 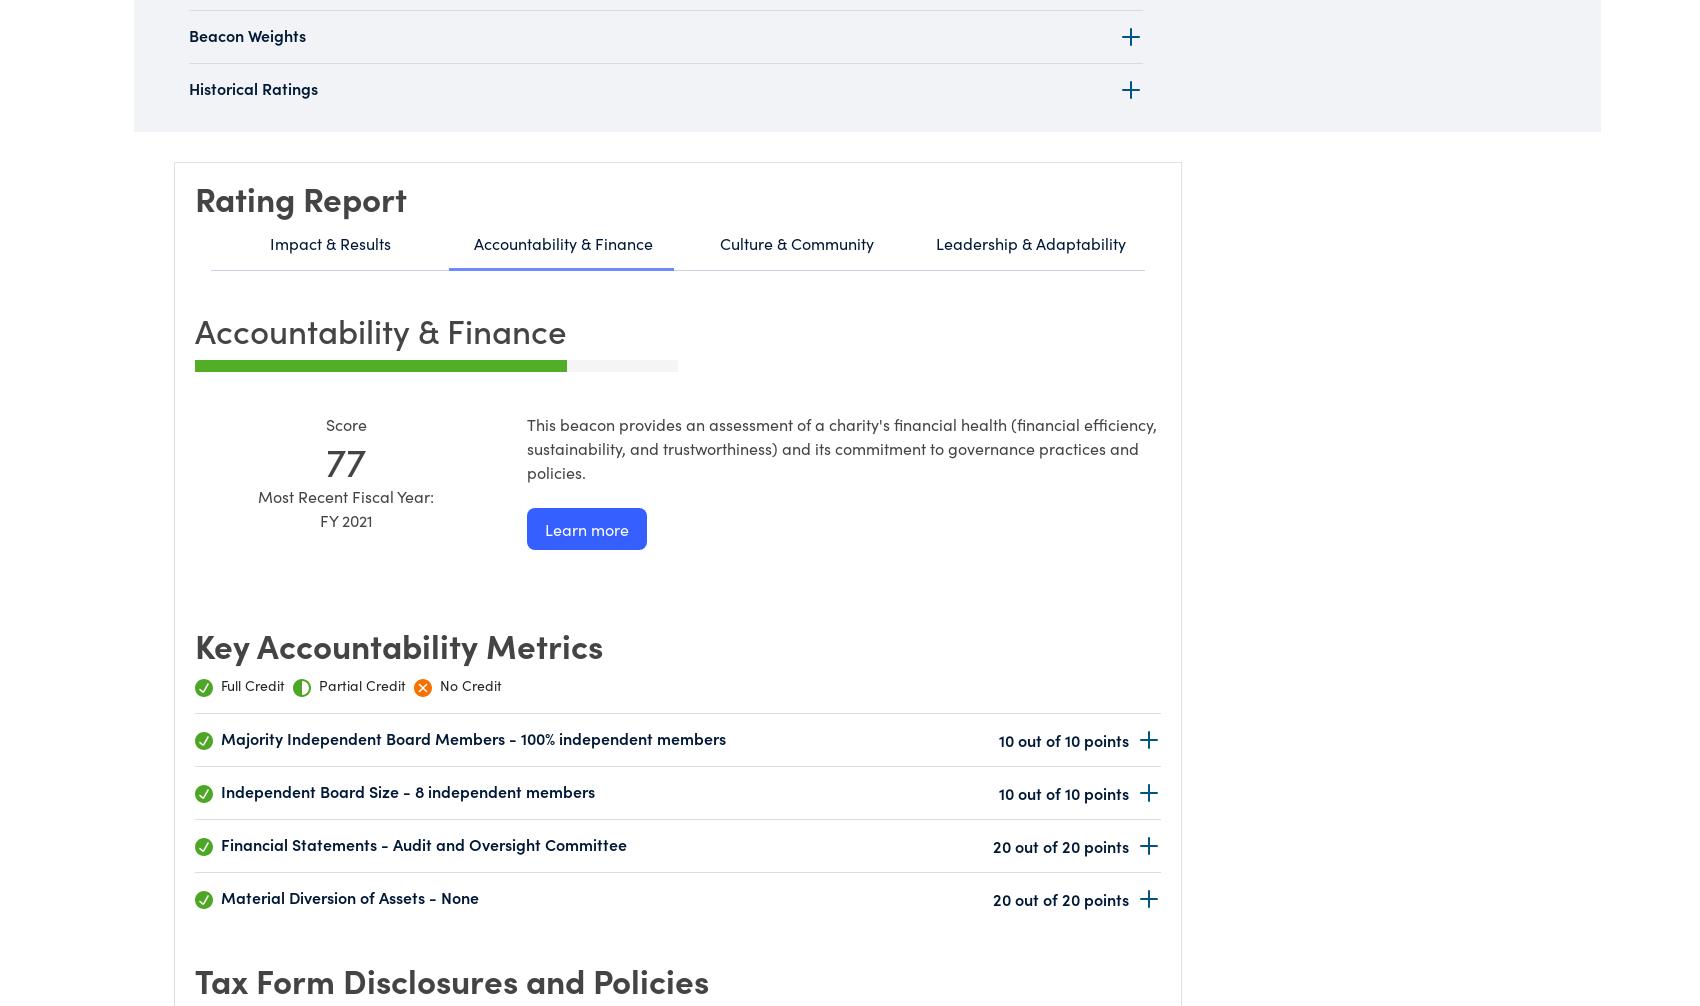 What do you see at coordinates (318, 520) in the screenshot?
I see `'FY 2021'` at bounding box center [318, 520].